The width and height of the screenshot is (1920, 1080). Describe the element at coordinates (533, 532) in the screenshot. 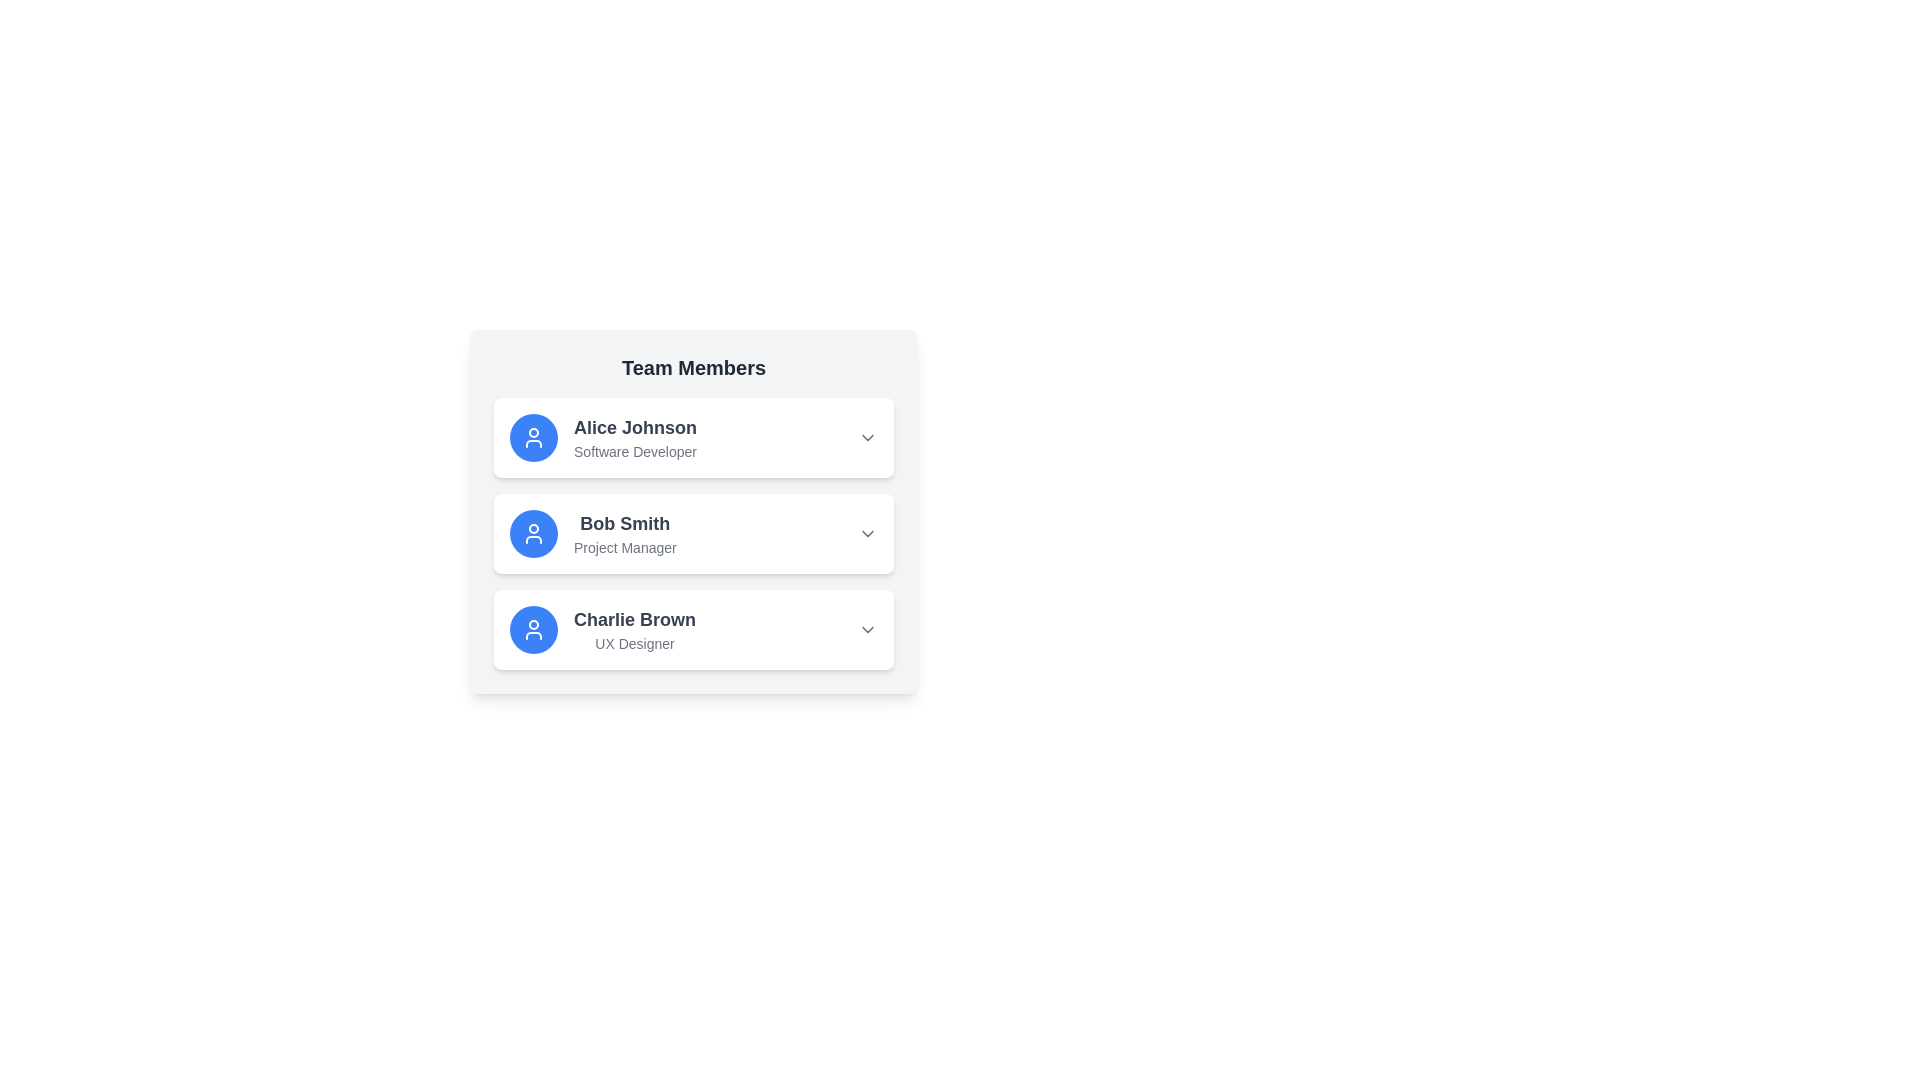

I see `the user's profile icon for Bob Smith, which is styled as a silhouette and located inside a circular blue button` at that location.